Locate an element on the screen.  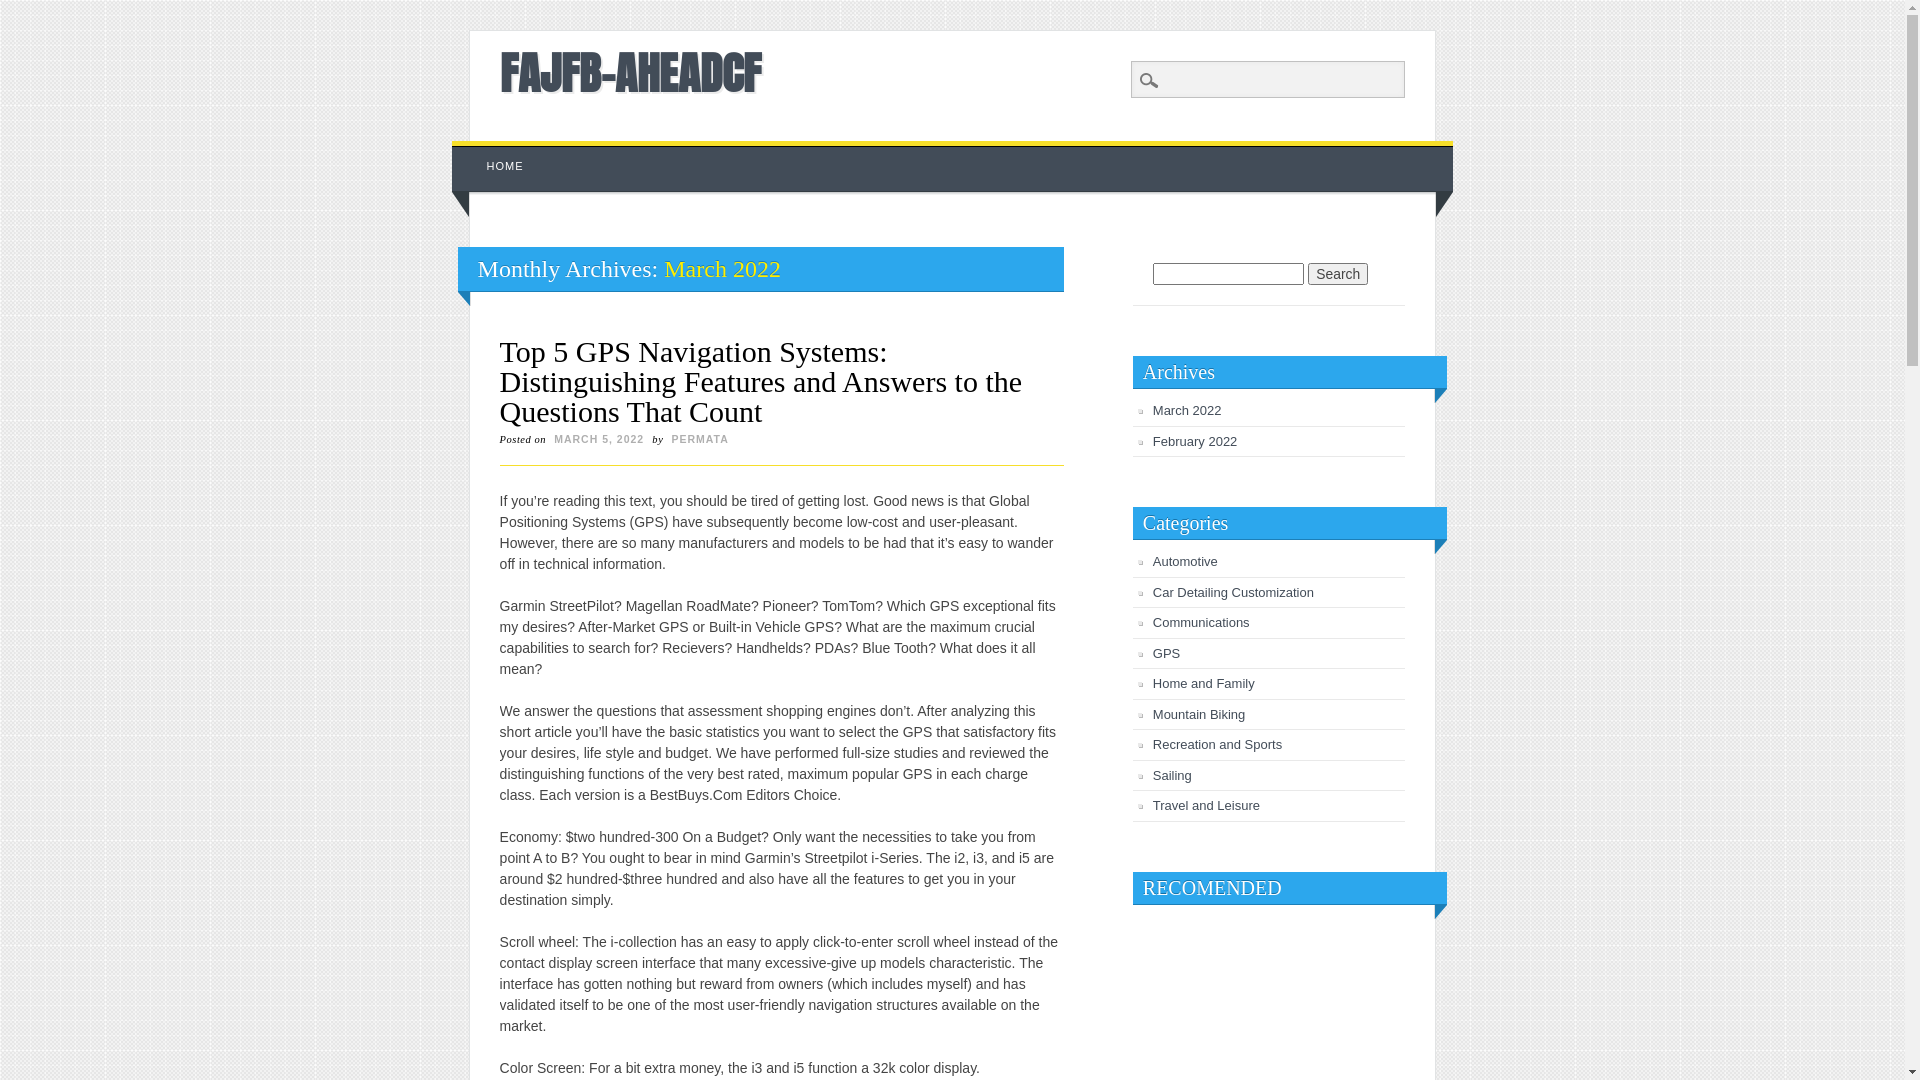
'FAJFB-AHEADCF' is located at coordinates (629, 72).